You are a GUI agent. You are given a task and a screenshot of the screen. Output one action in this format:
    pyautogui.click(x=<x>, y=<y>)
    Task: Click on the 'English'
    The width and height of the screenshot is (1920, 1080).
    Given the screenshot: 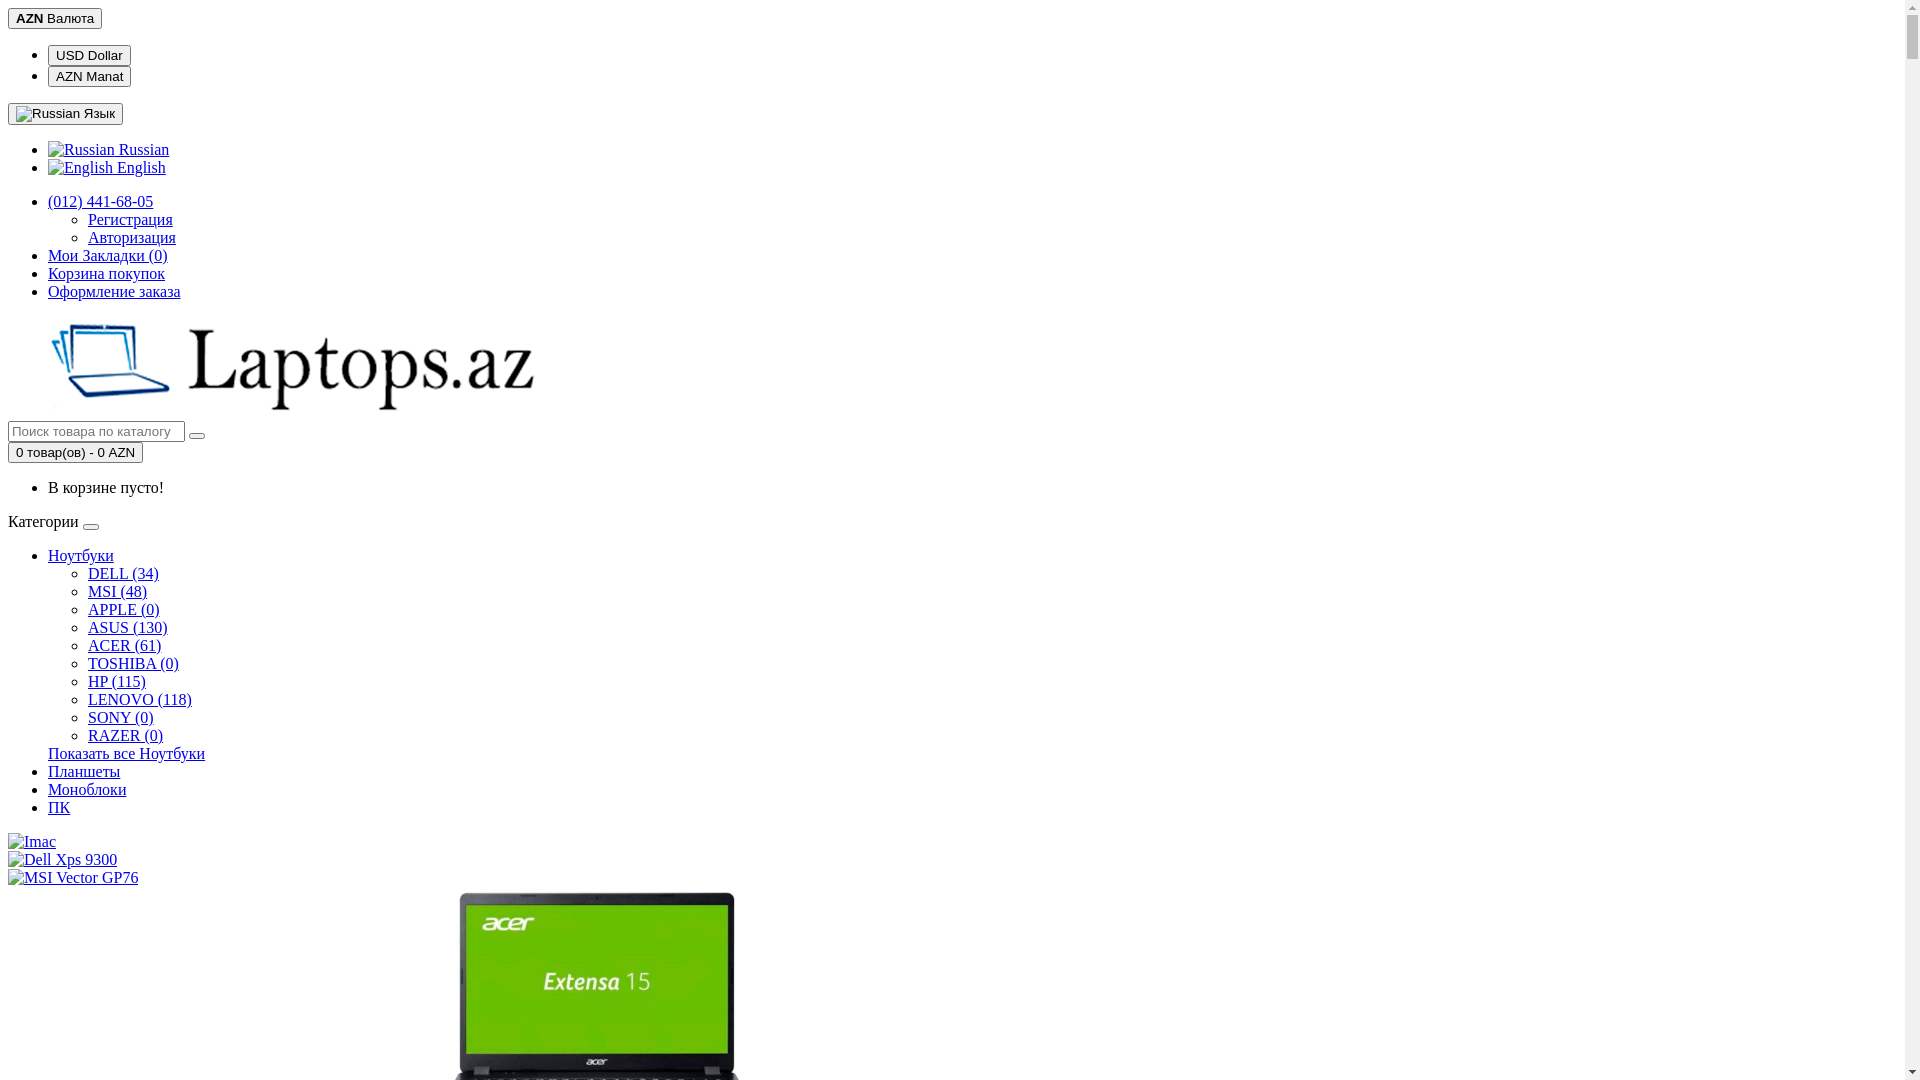 What is the action you would take?
    pyautogui.click(x=80, y=167)
    